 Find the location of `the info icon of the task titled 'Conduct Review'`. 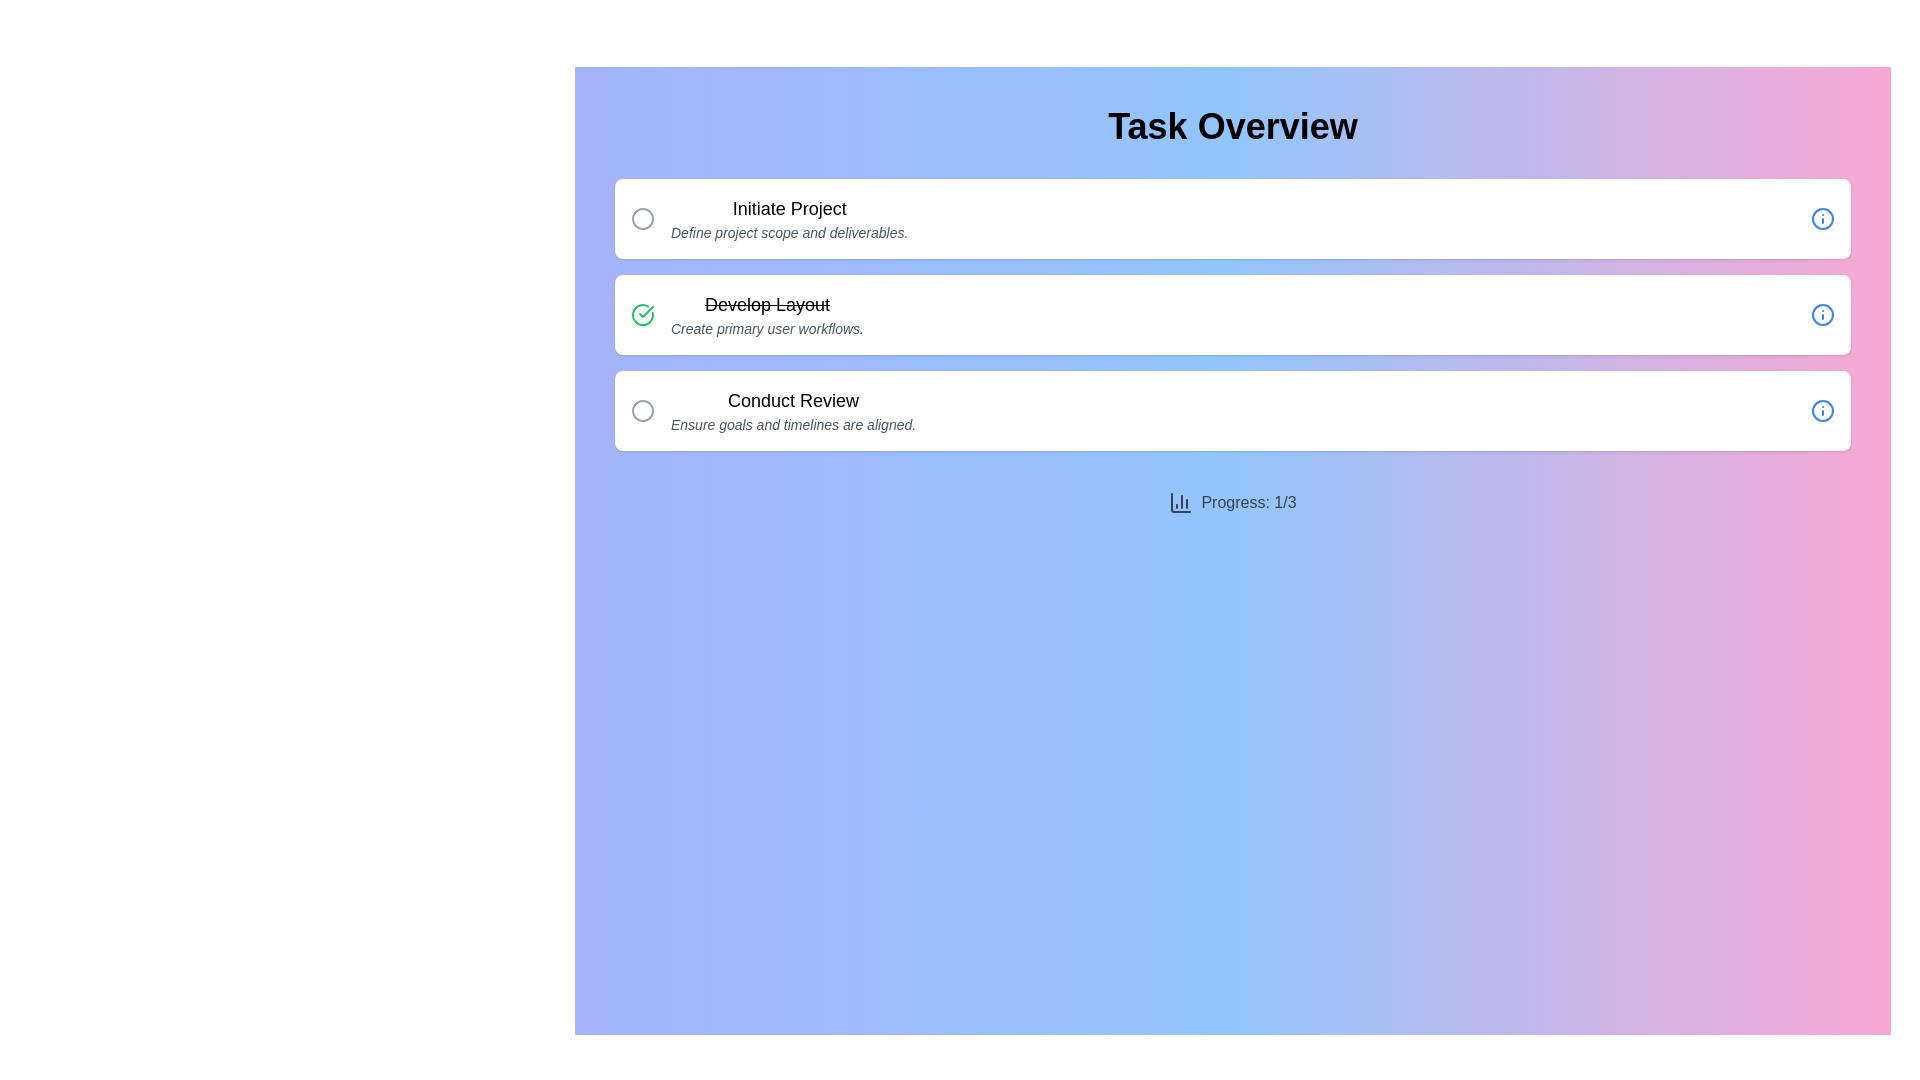

the info icon of the task titled 'Conduct Review' is located at coordinates (1823, 410).